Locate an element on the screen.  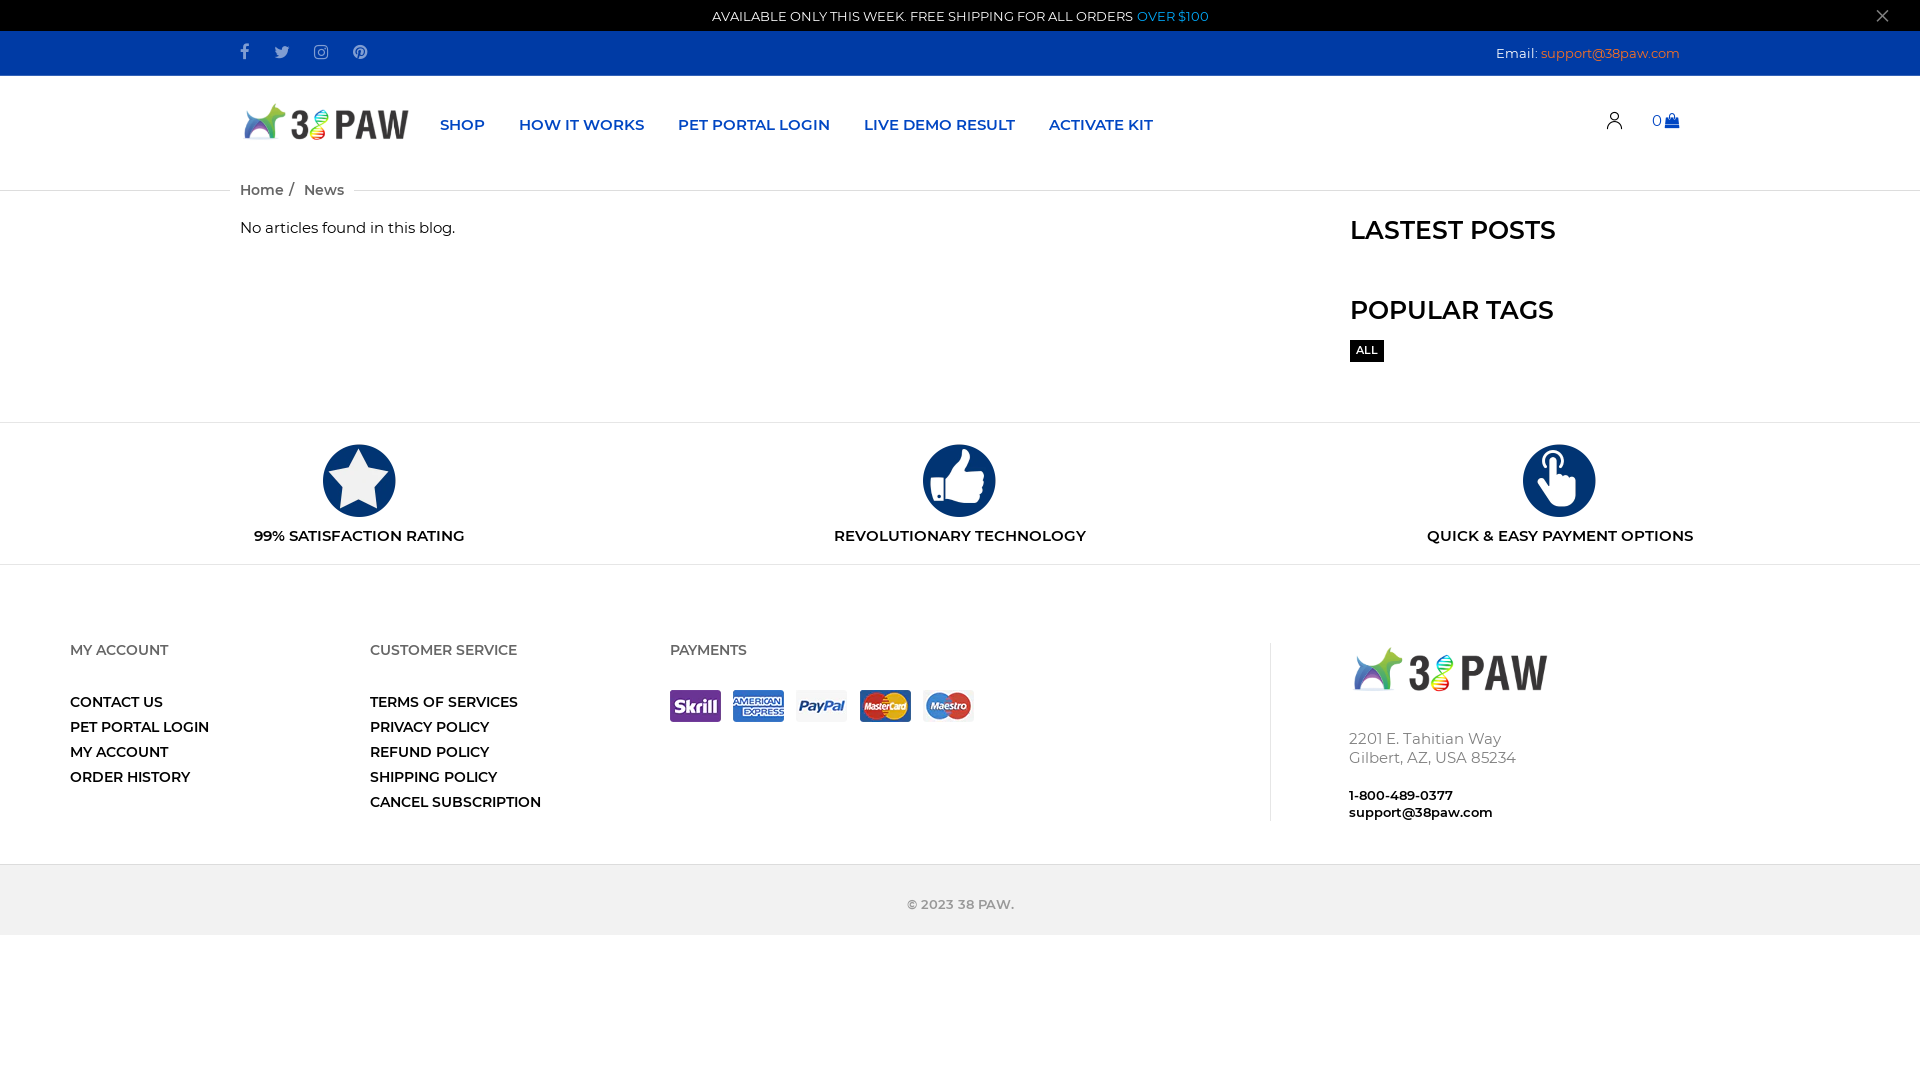
'LIVE DEMO RESULT' is located at coordinates (938, 123).